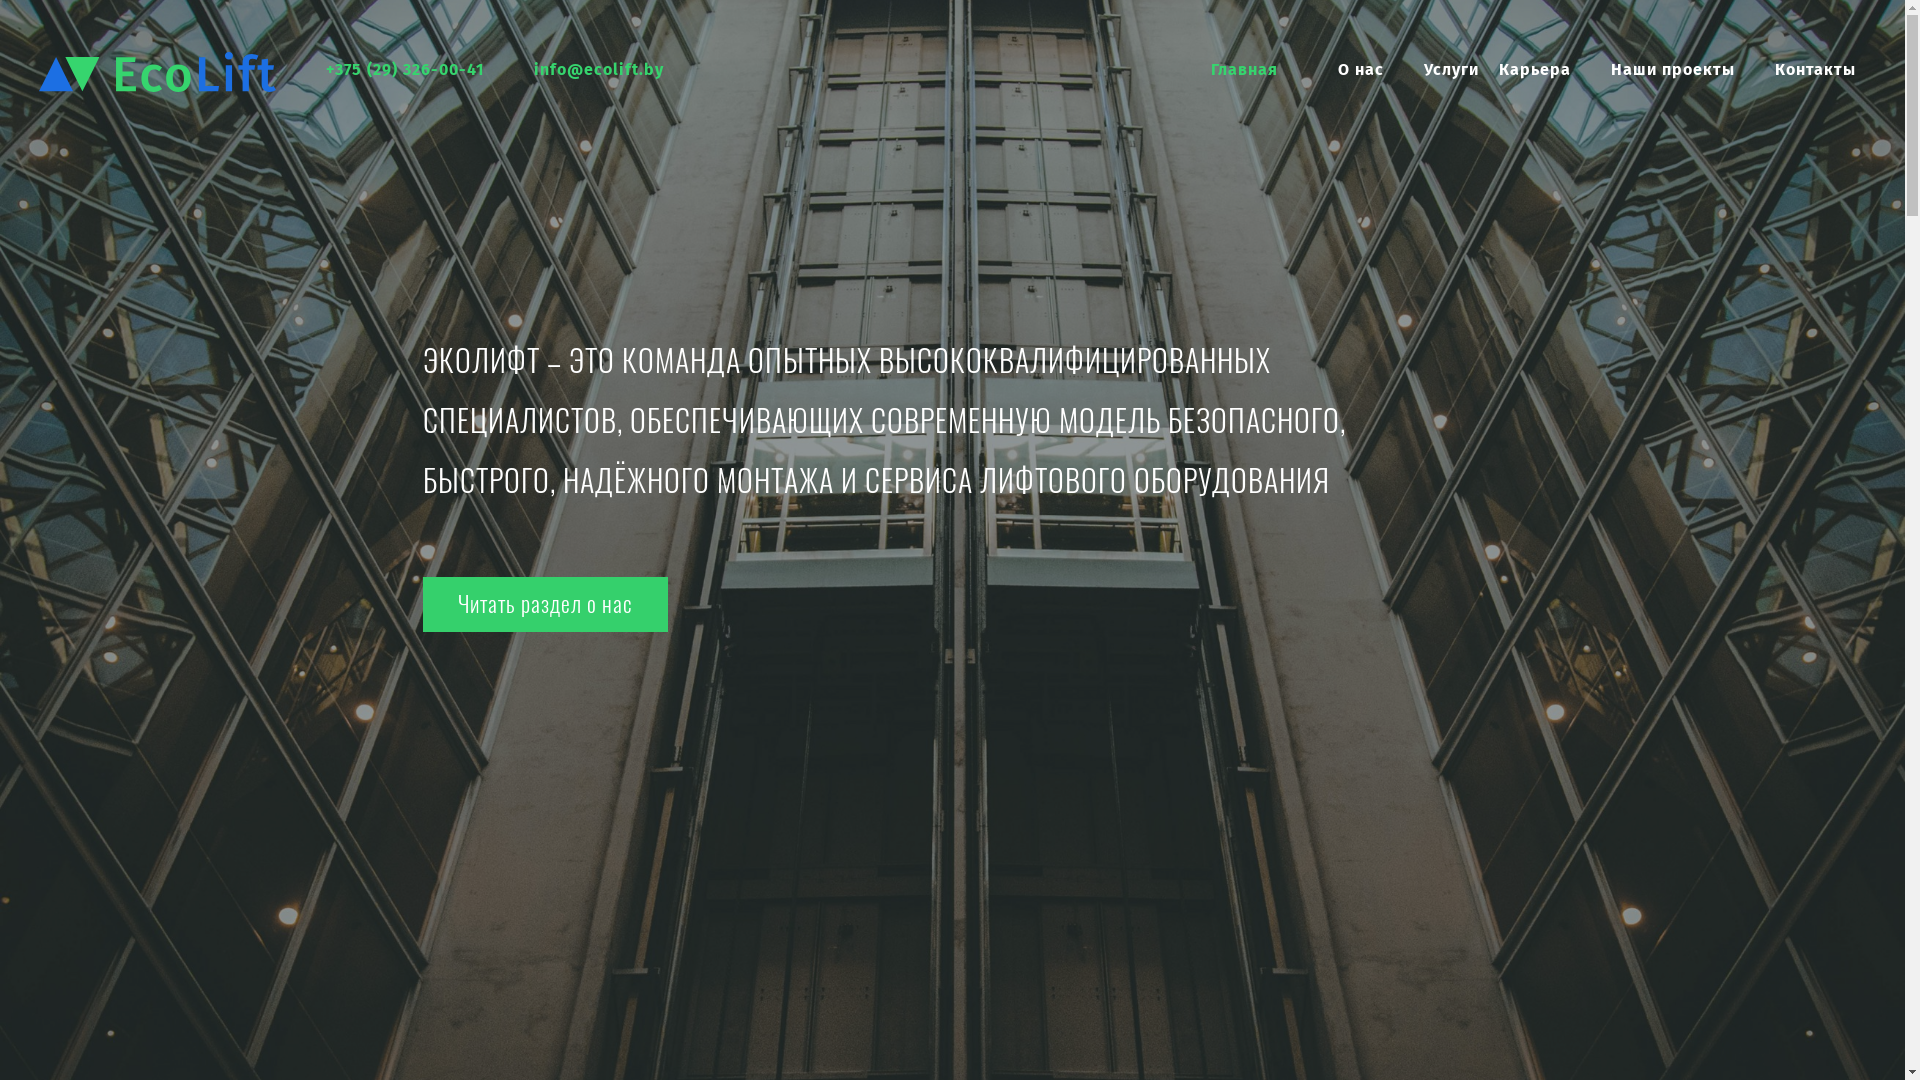  I want to click on '+375 (29) 326-00-41', so click(403, 68).